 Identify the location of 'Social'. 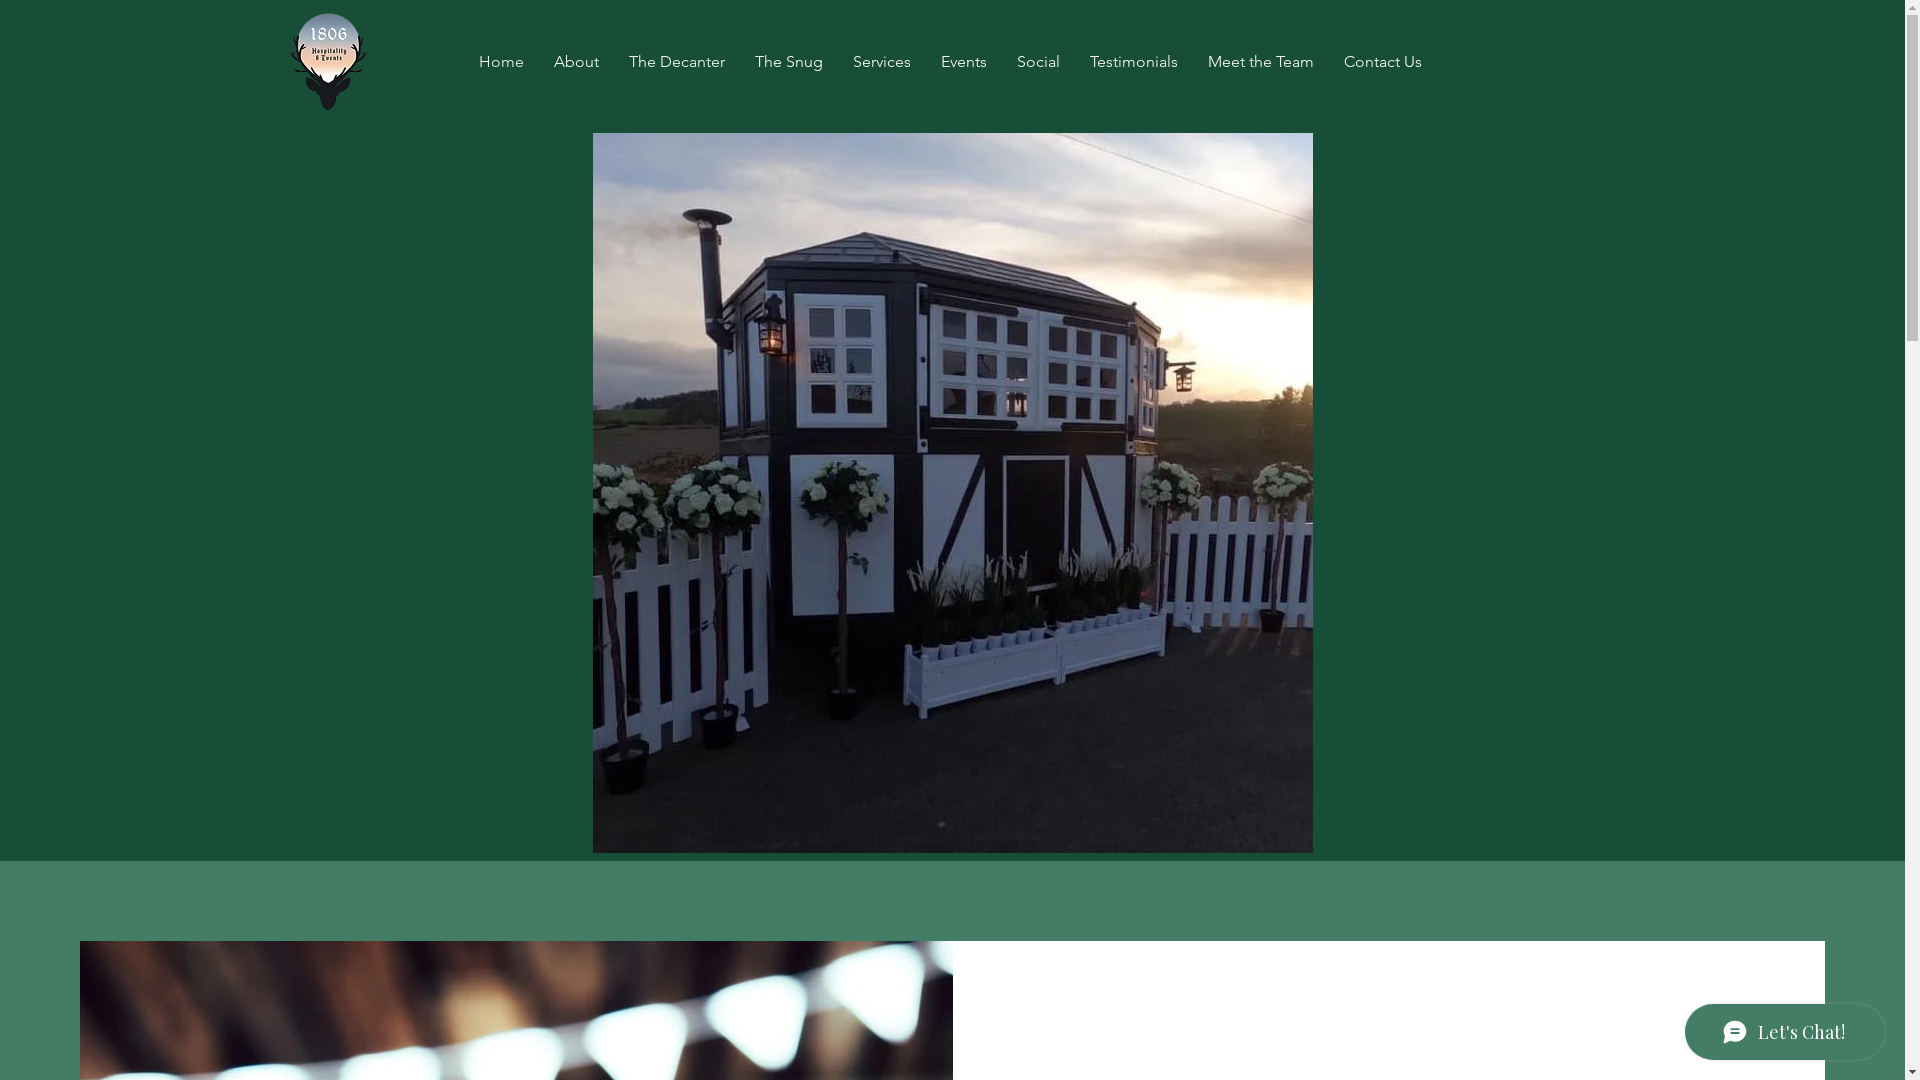
(1038, 60).